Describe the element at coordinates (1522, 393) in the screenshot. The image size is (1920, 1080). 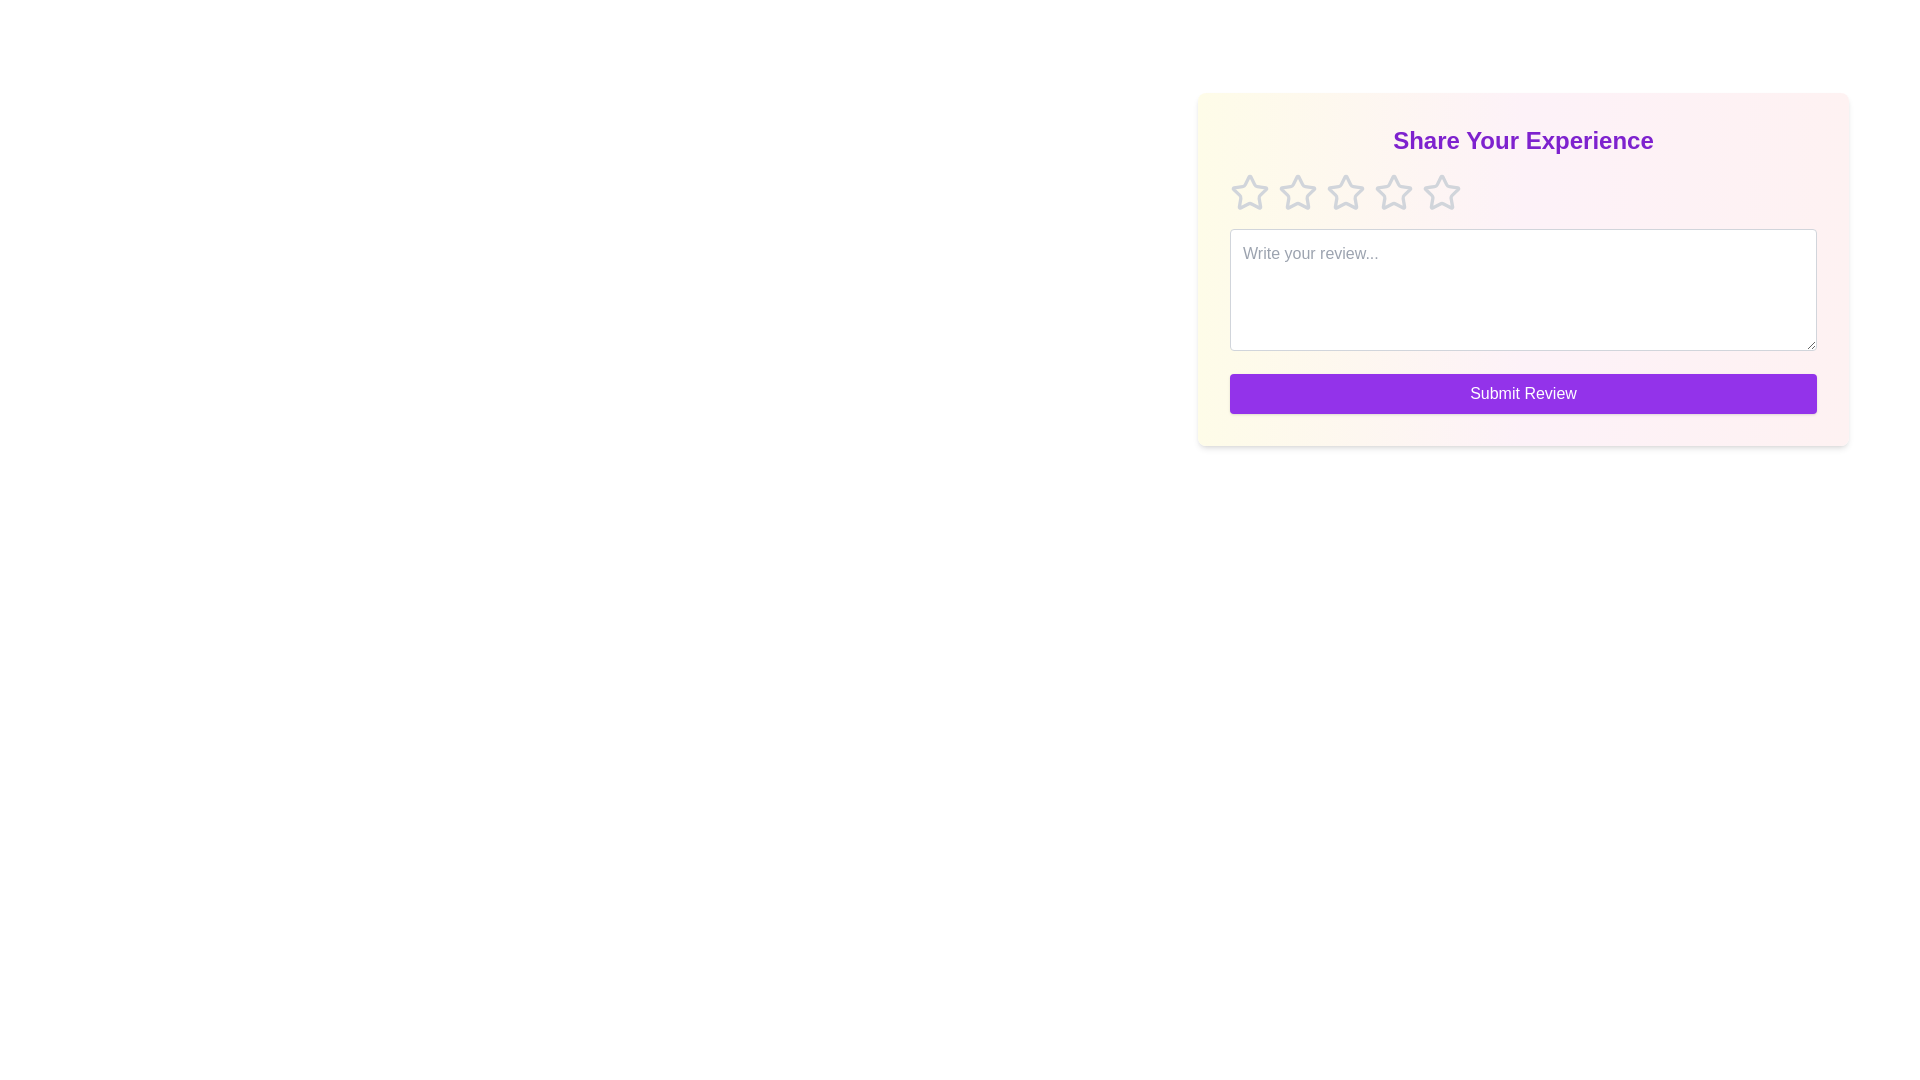
I see `the submit button` at that location.